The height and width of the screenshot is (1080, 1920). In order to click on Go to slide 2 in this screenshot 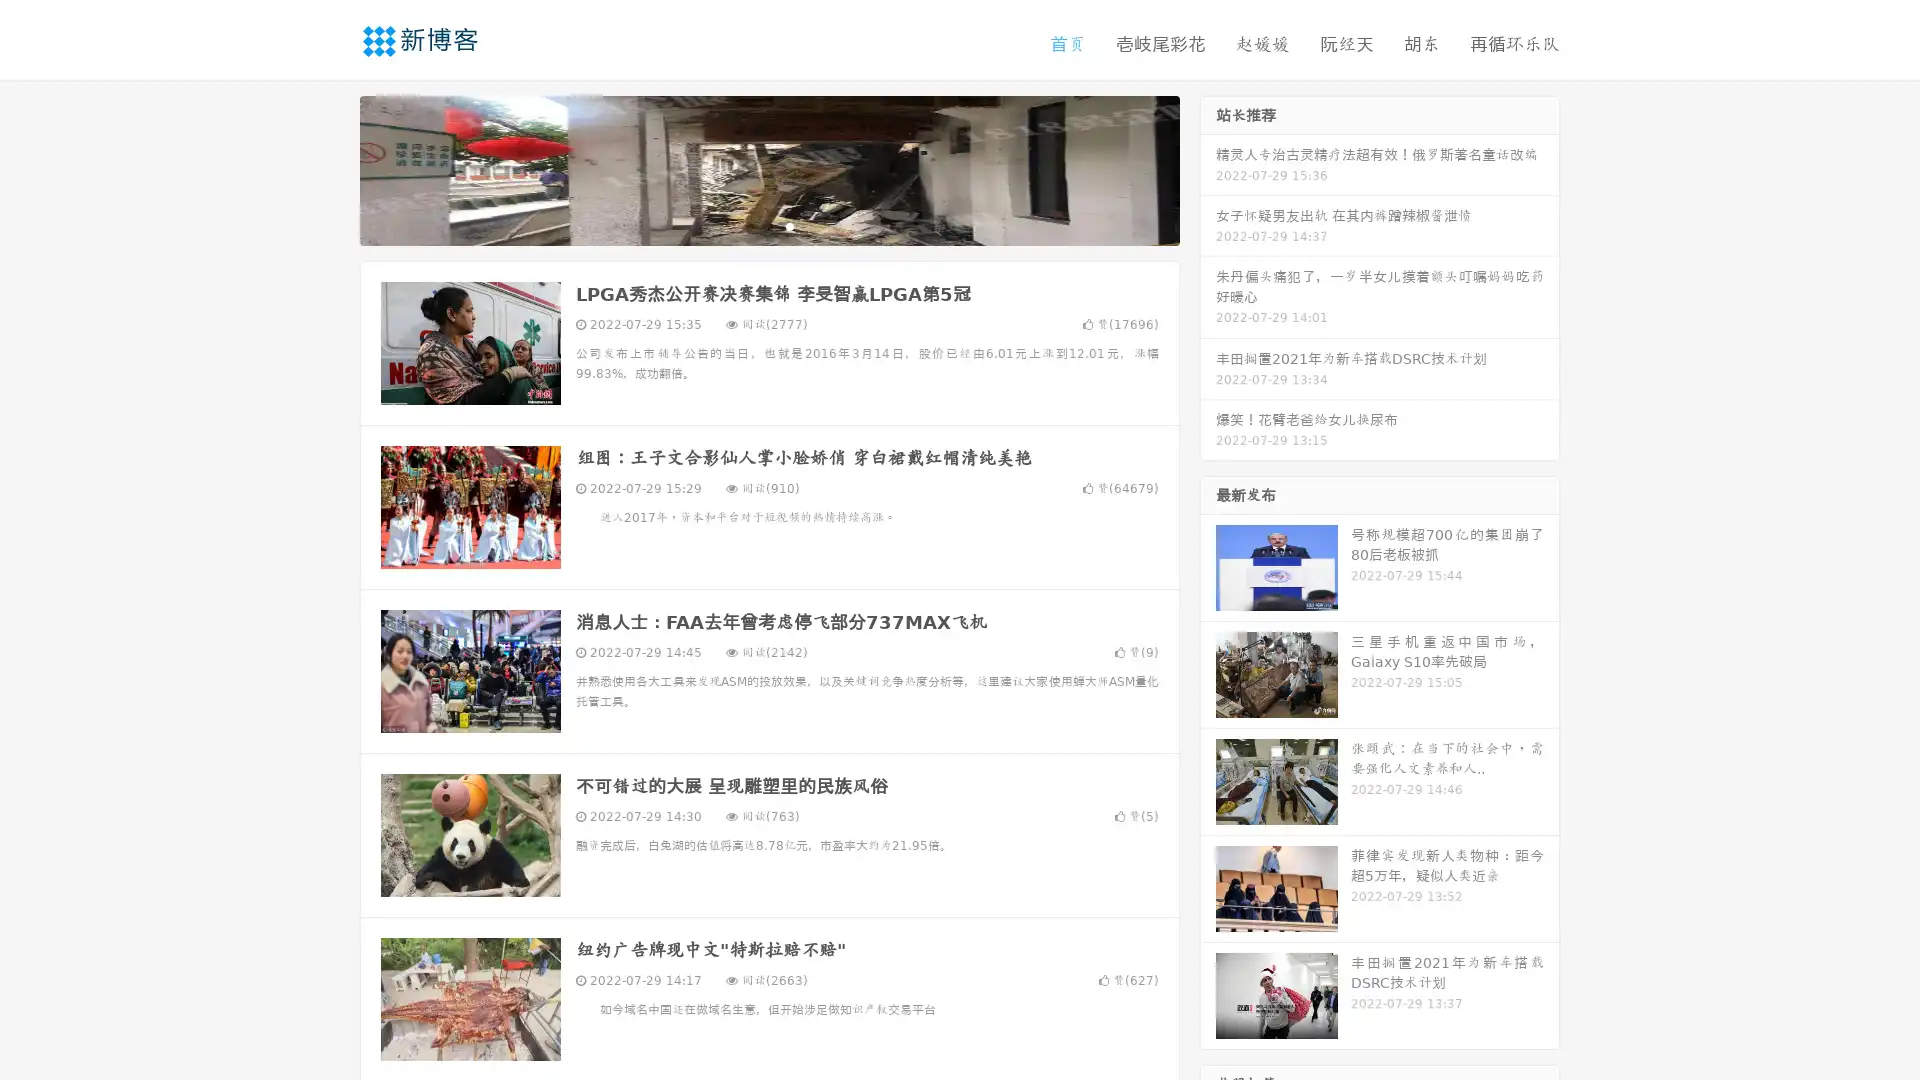, I will do `click(768, 225)`.